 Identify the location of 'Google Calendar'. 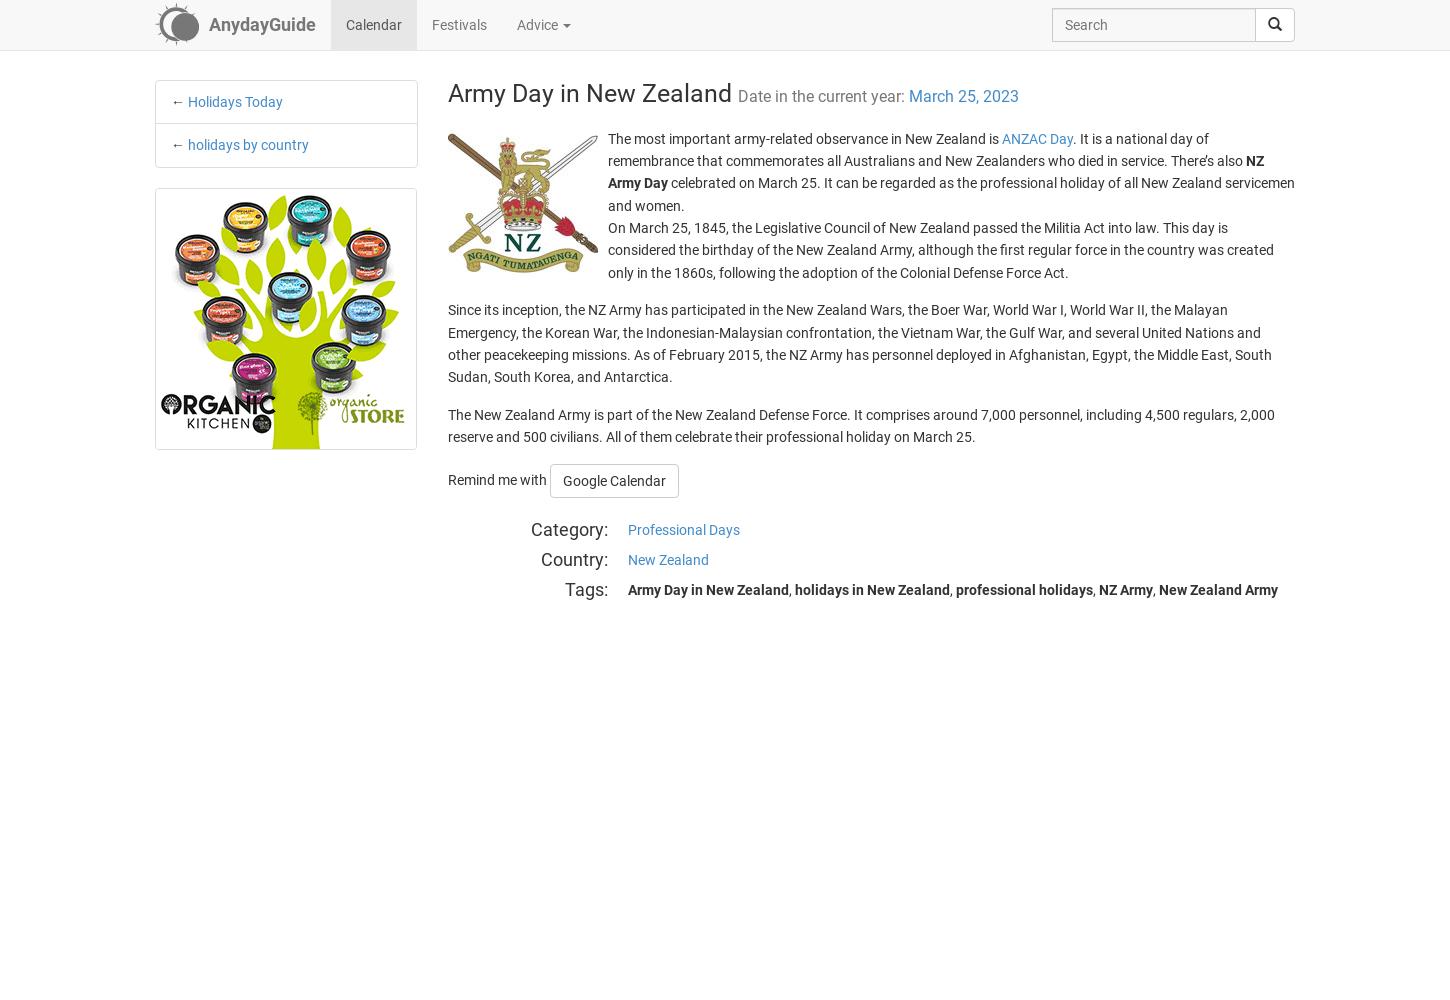
(562, 479).